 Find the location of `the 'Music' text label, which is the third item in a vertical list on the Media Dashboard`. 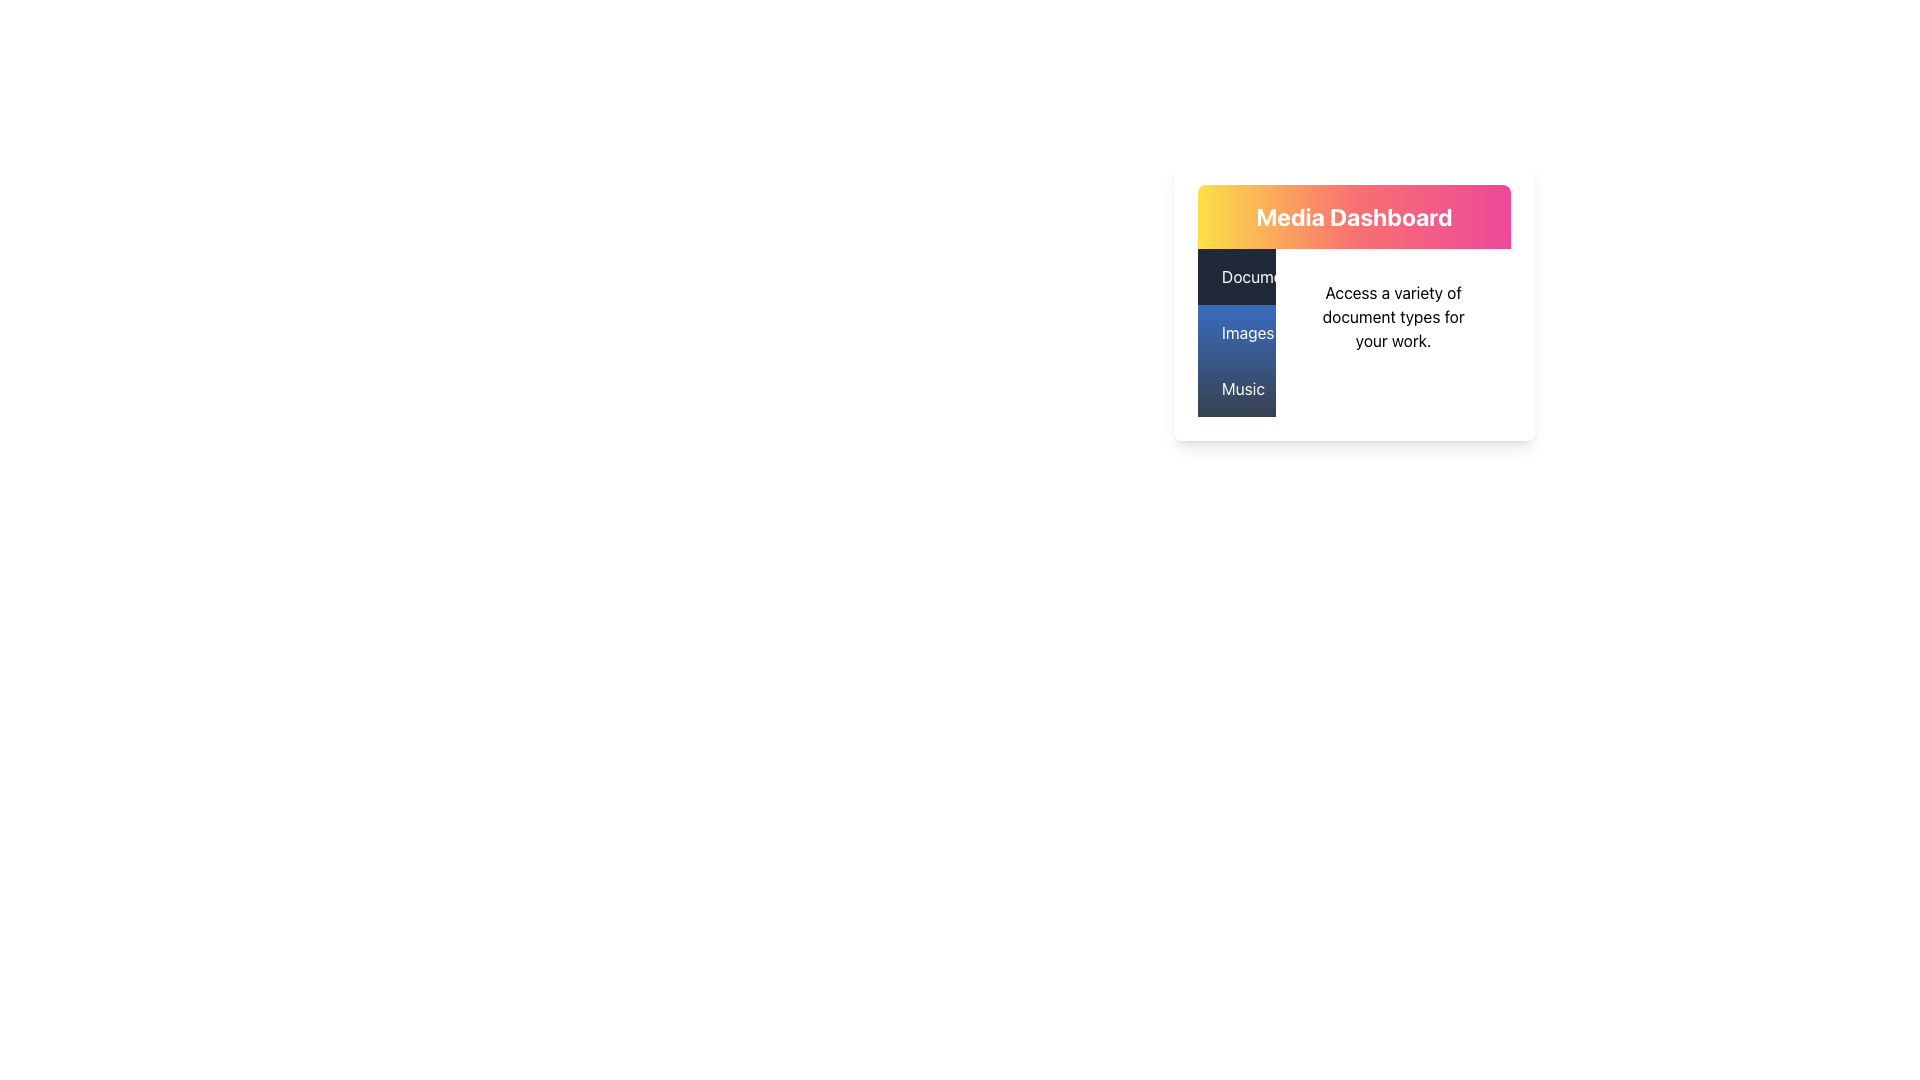

the 'Music' text label, which is the third item in a vertical list on the Media Dashboard is located at coordinates (1242, 389).